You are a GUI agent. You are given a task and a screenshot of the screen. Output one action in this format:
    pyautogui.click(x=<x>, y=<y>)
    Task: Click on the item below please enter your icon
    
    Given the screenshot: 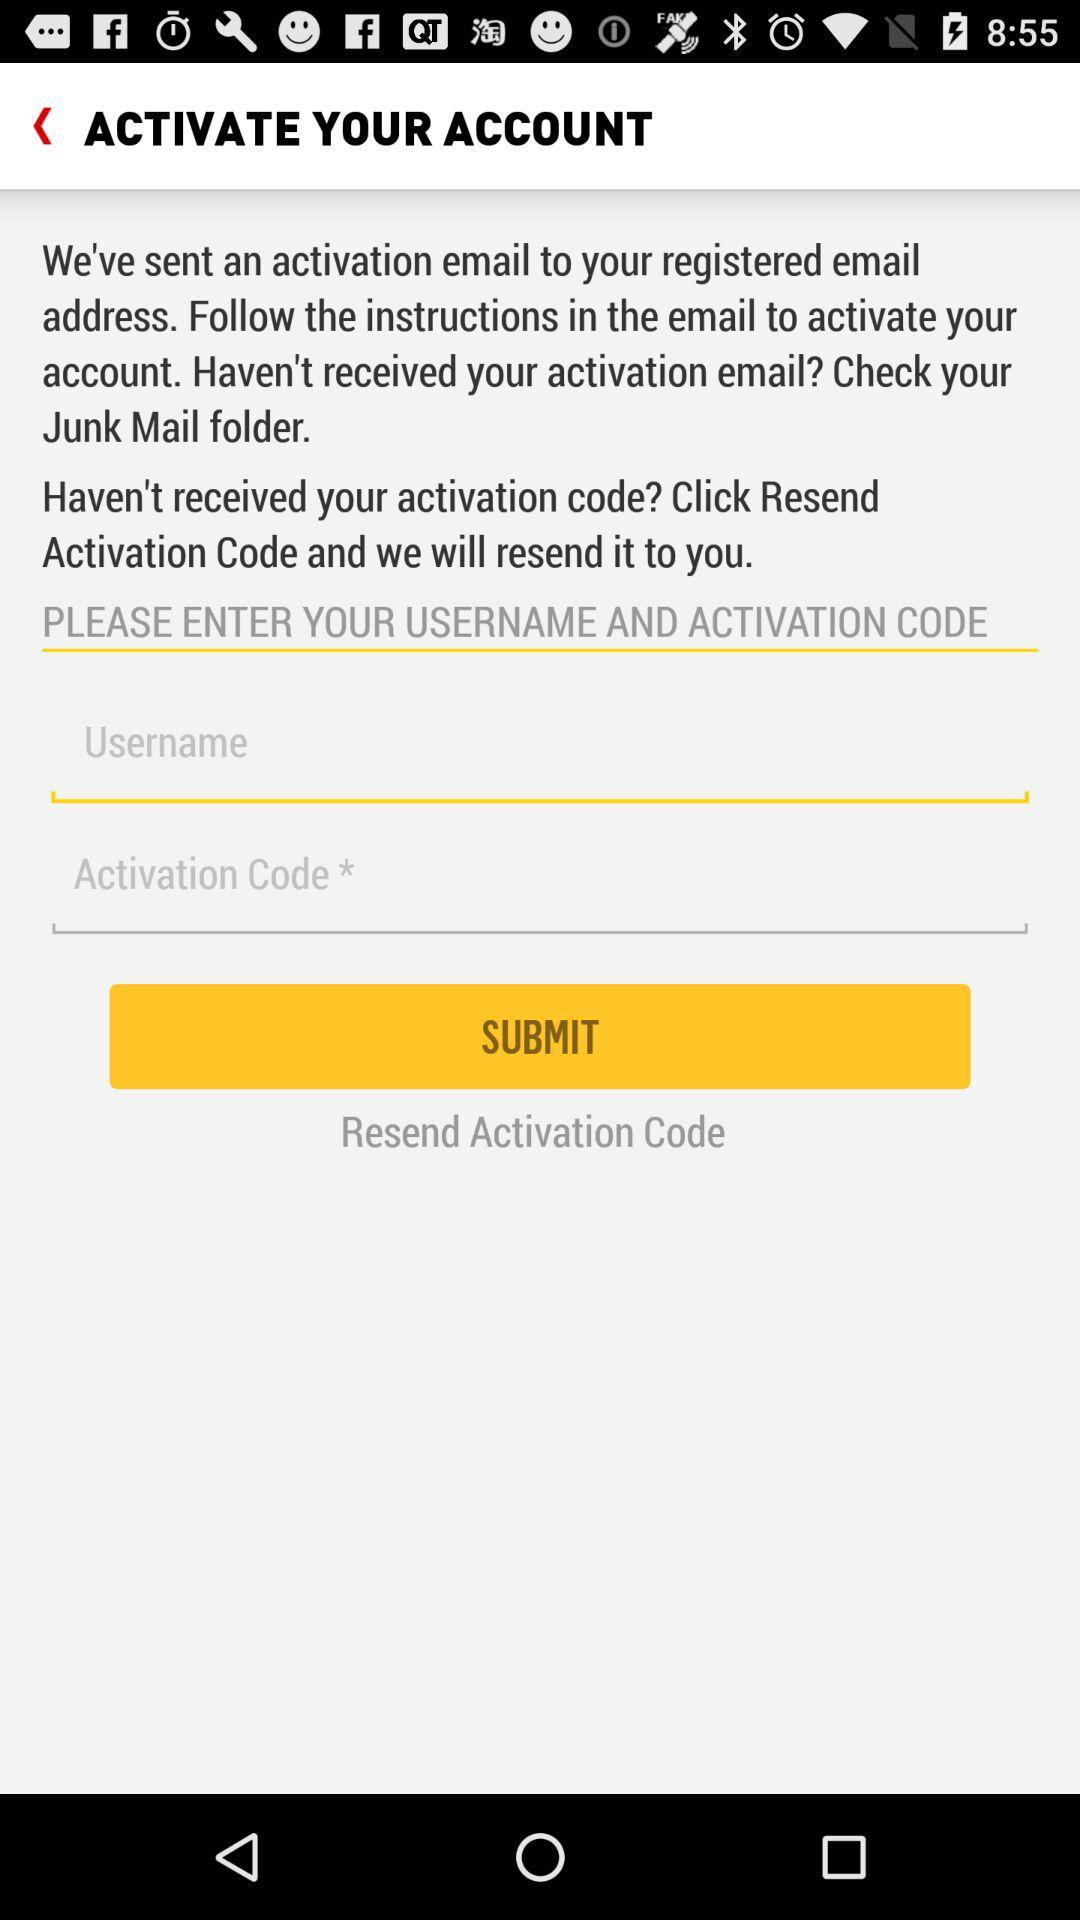 What is the action you would take?
    pyautogui.click(x=540, y=752)
    